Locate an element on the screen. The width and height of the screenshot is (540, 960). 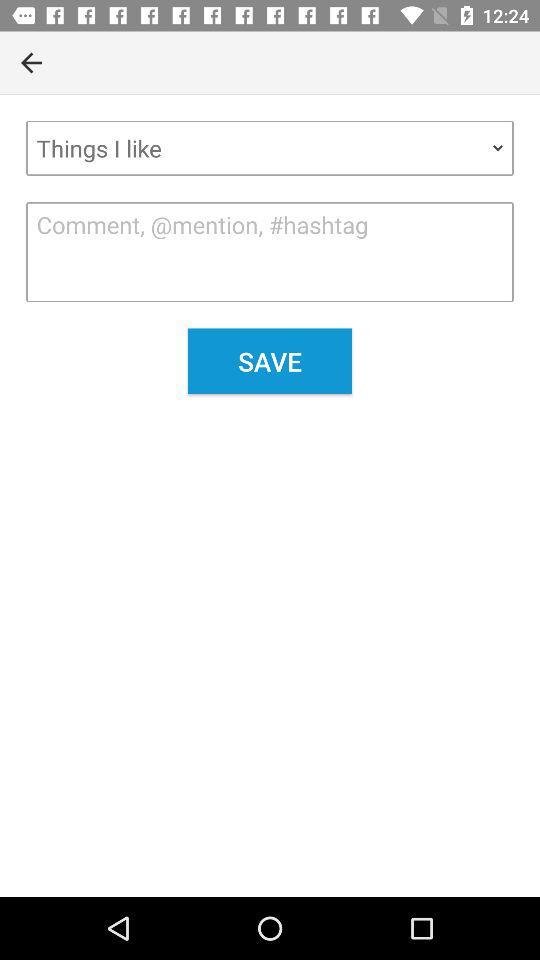
the item above the save is located at coordinates (270, 251).